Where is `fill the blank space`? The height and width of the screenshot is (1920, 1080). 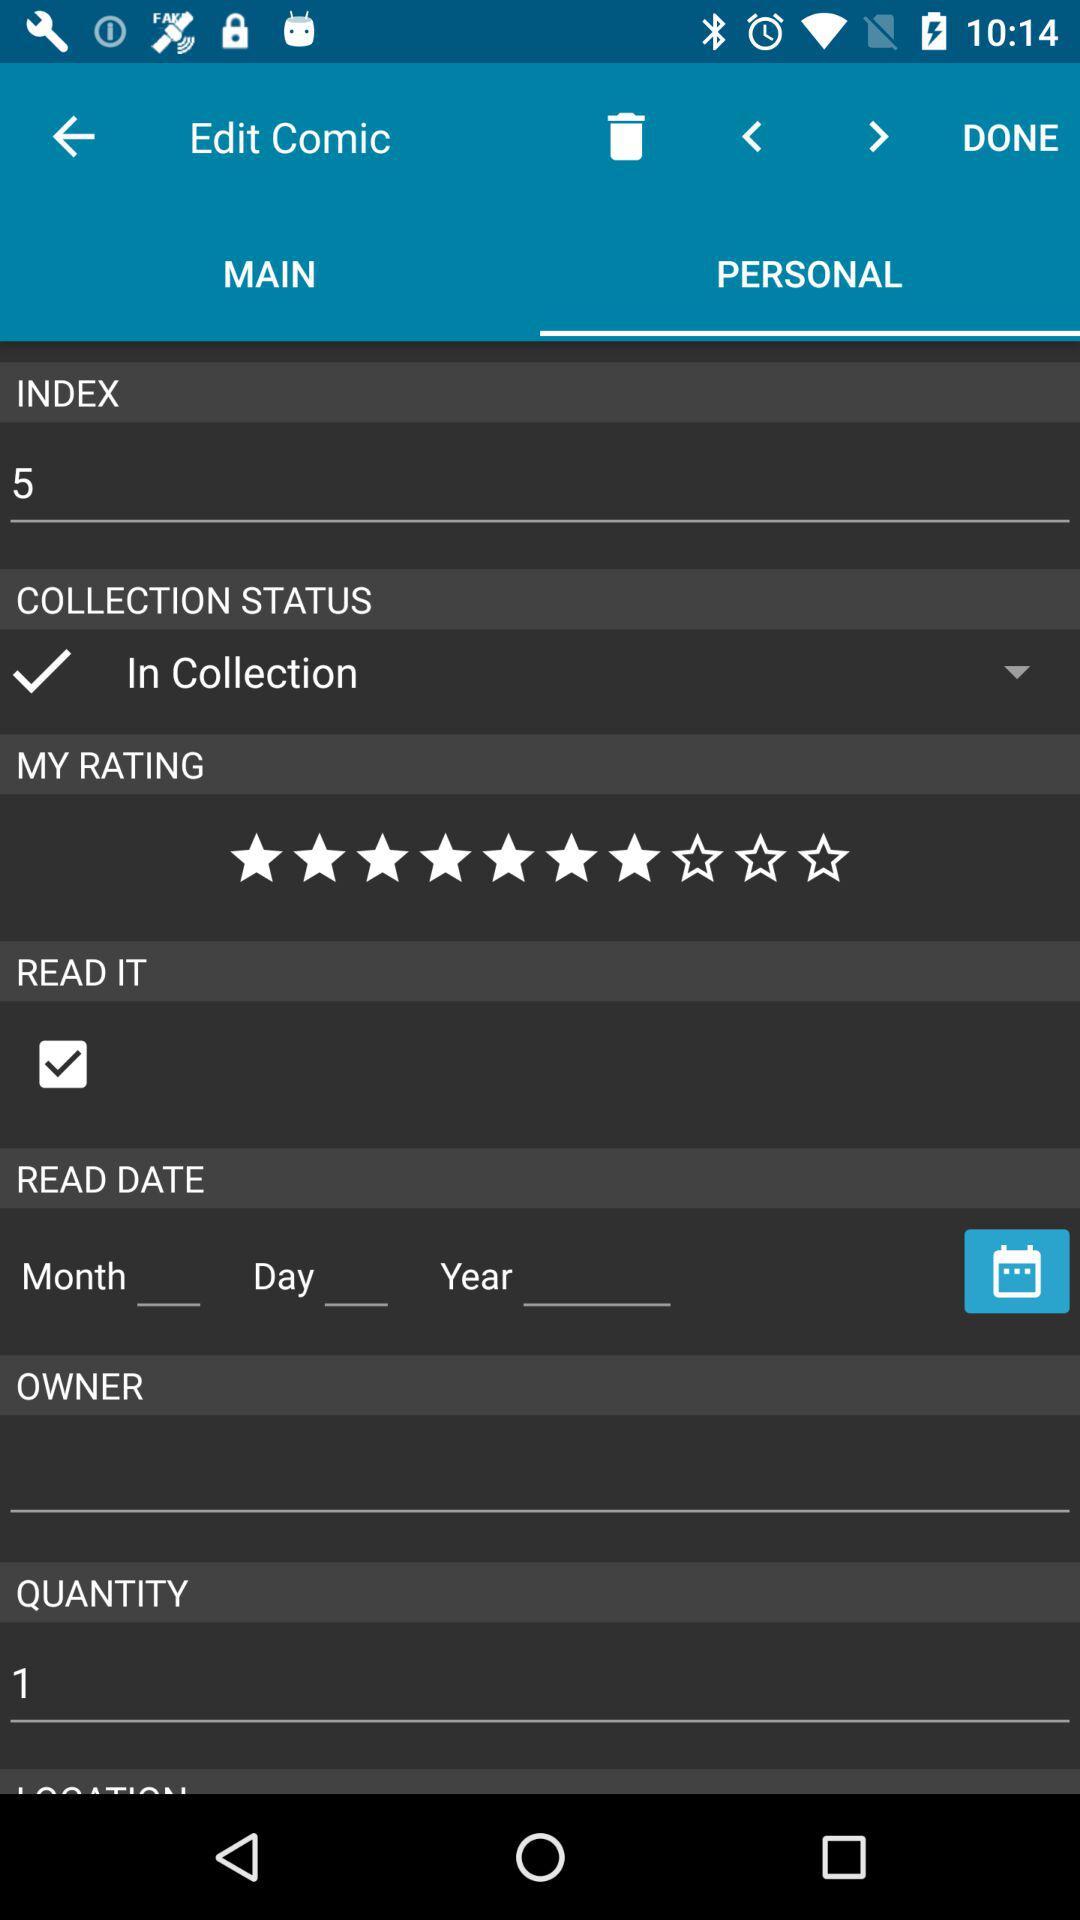
fill the blank space is located at coordinates (167, 1266).